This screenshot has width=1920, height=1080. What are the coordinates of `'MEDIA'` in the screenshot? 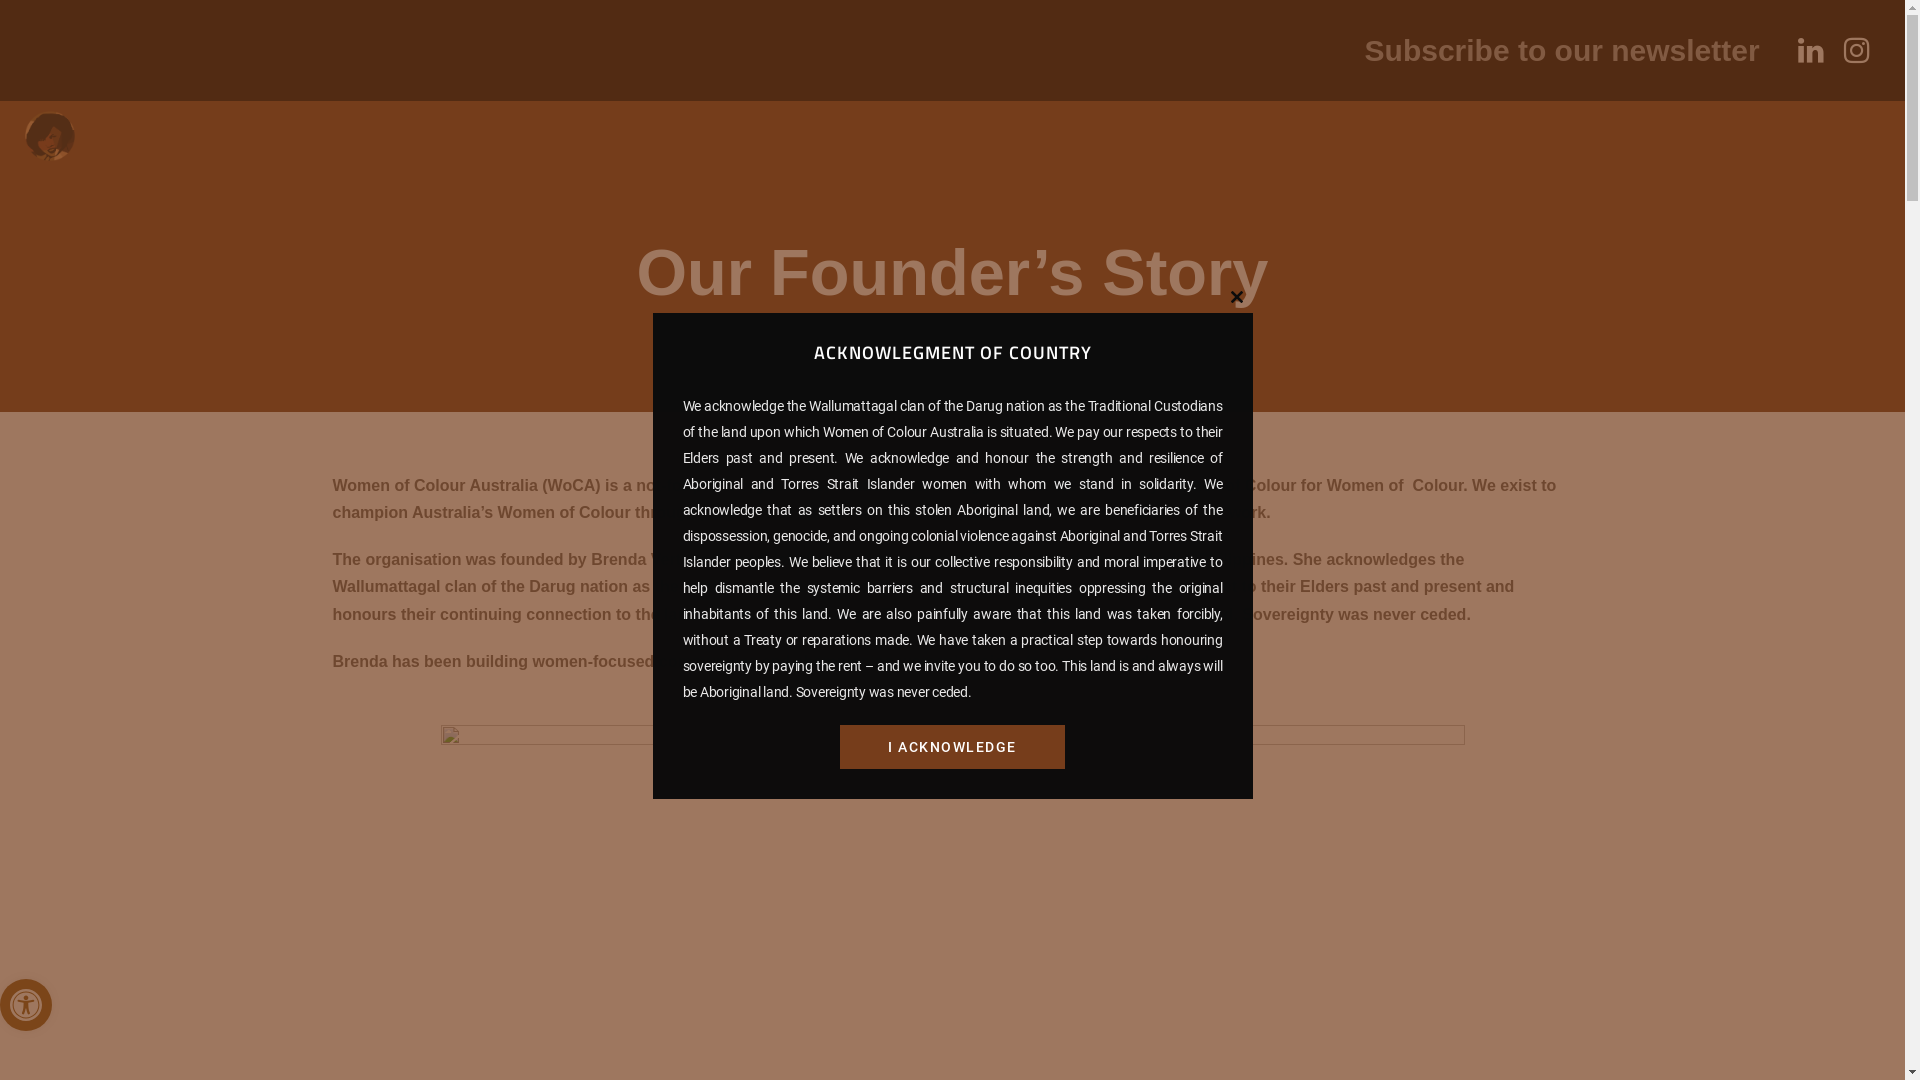 It's located at (911, 148).